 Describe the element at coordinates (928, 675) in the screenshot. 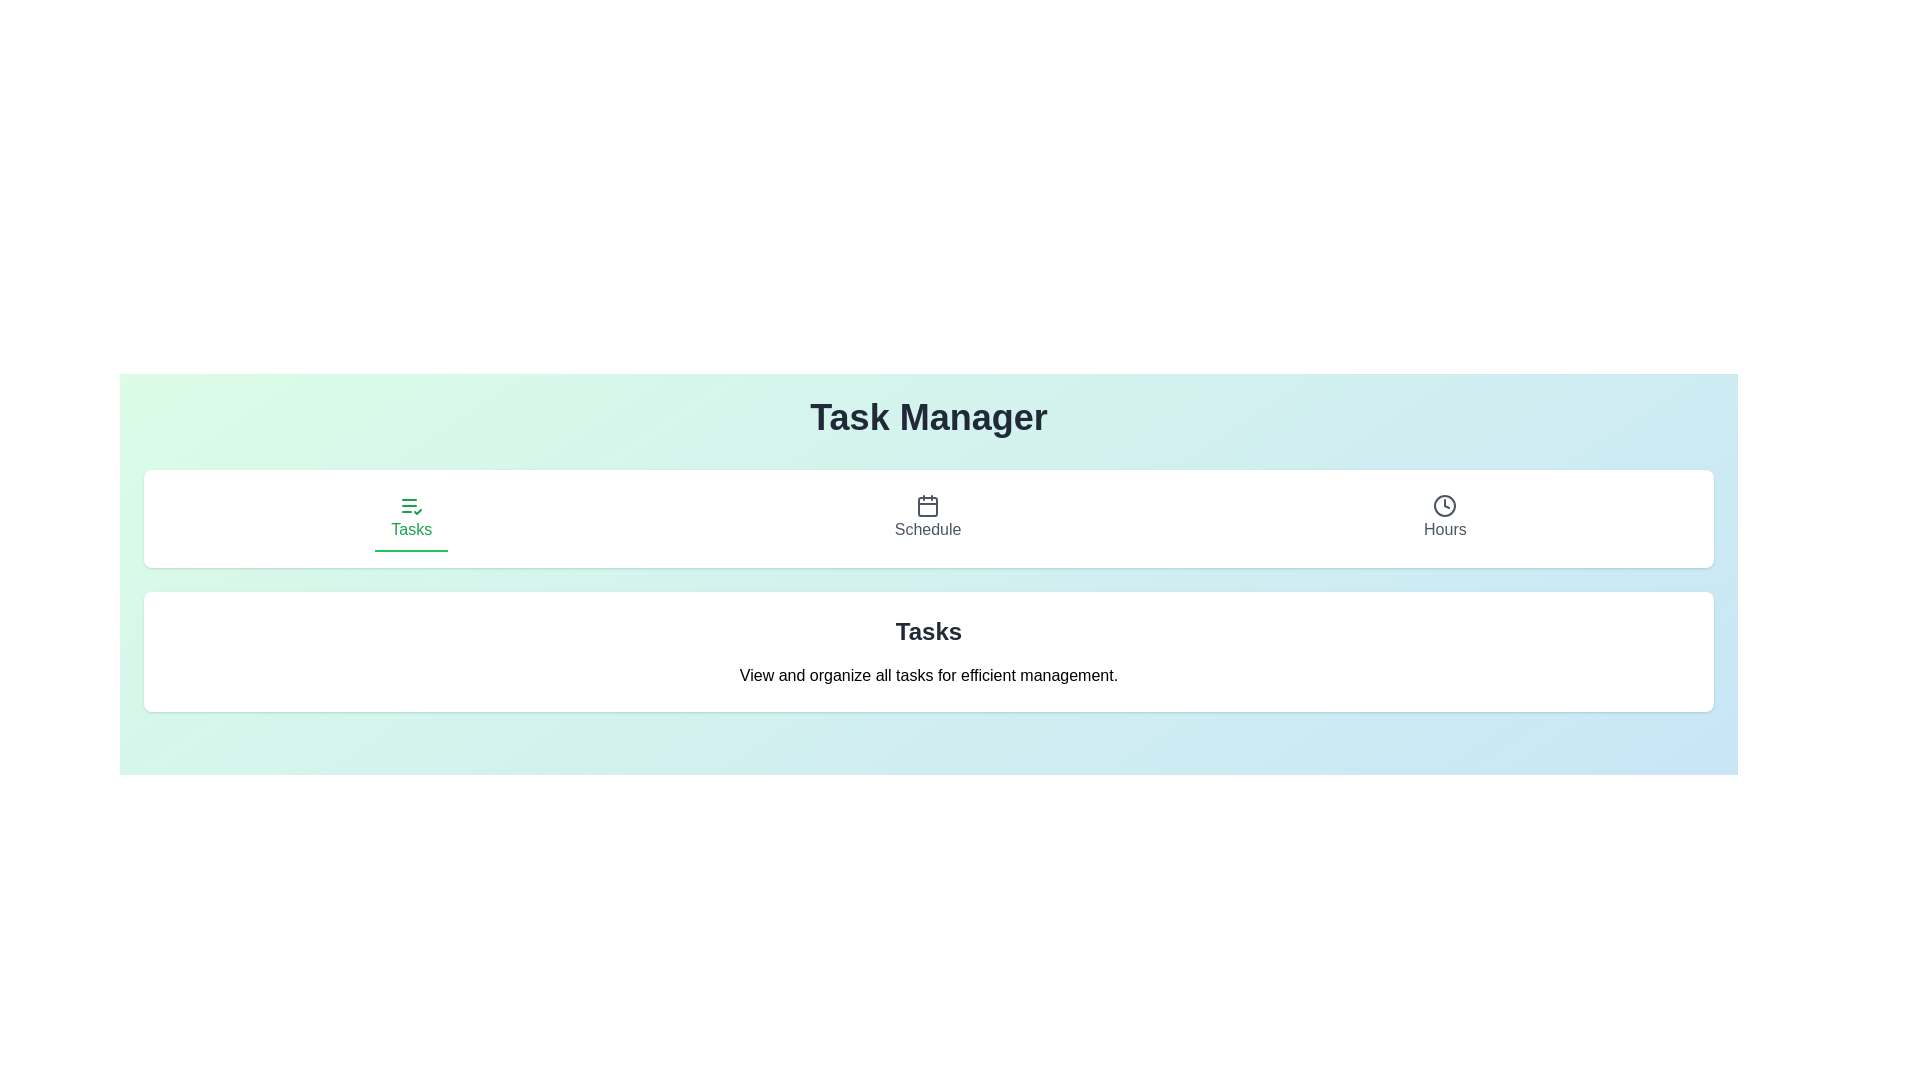

I see `the informational text located beneath the 'Tasks' title in the white rectangular section labeled 'Tasks'` at that location.